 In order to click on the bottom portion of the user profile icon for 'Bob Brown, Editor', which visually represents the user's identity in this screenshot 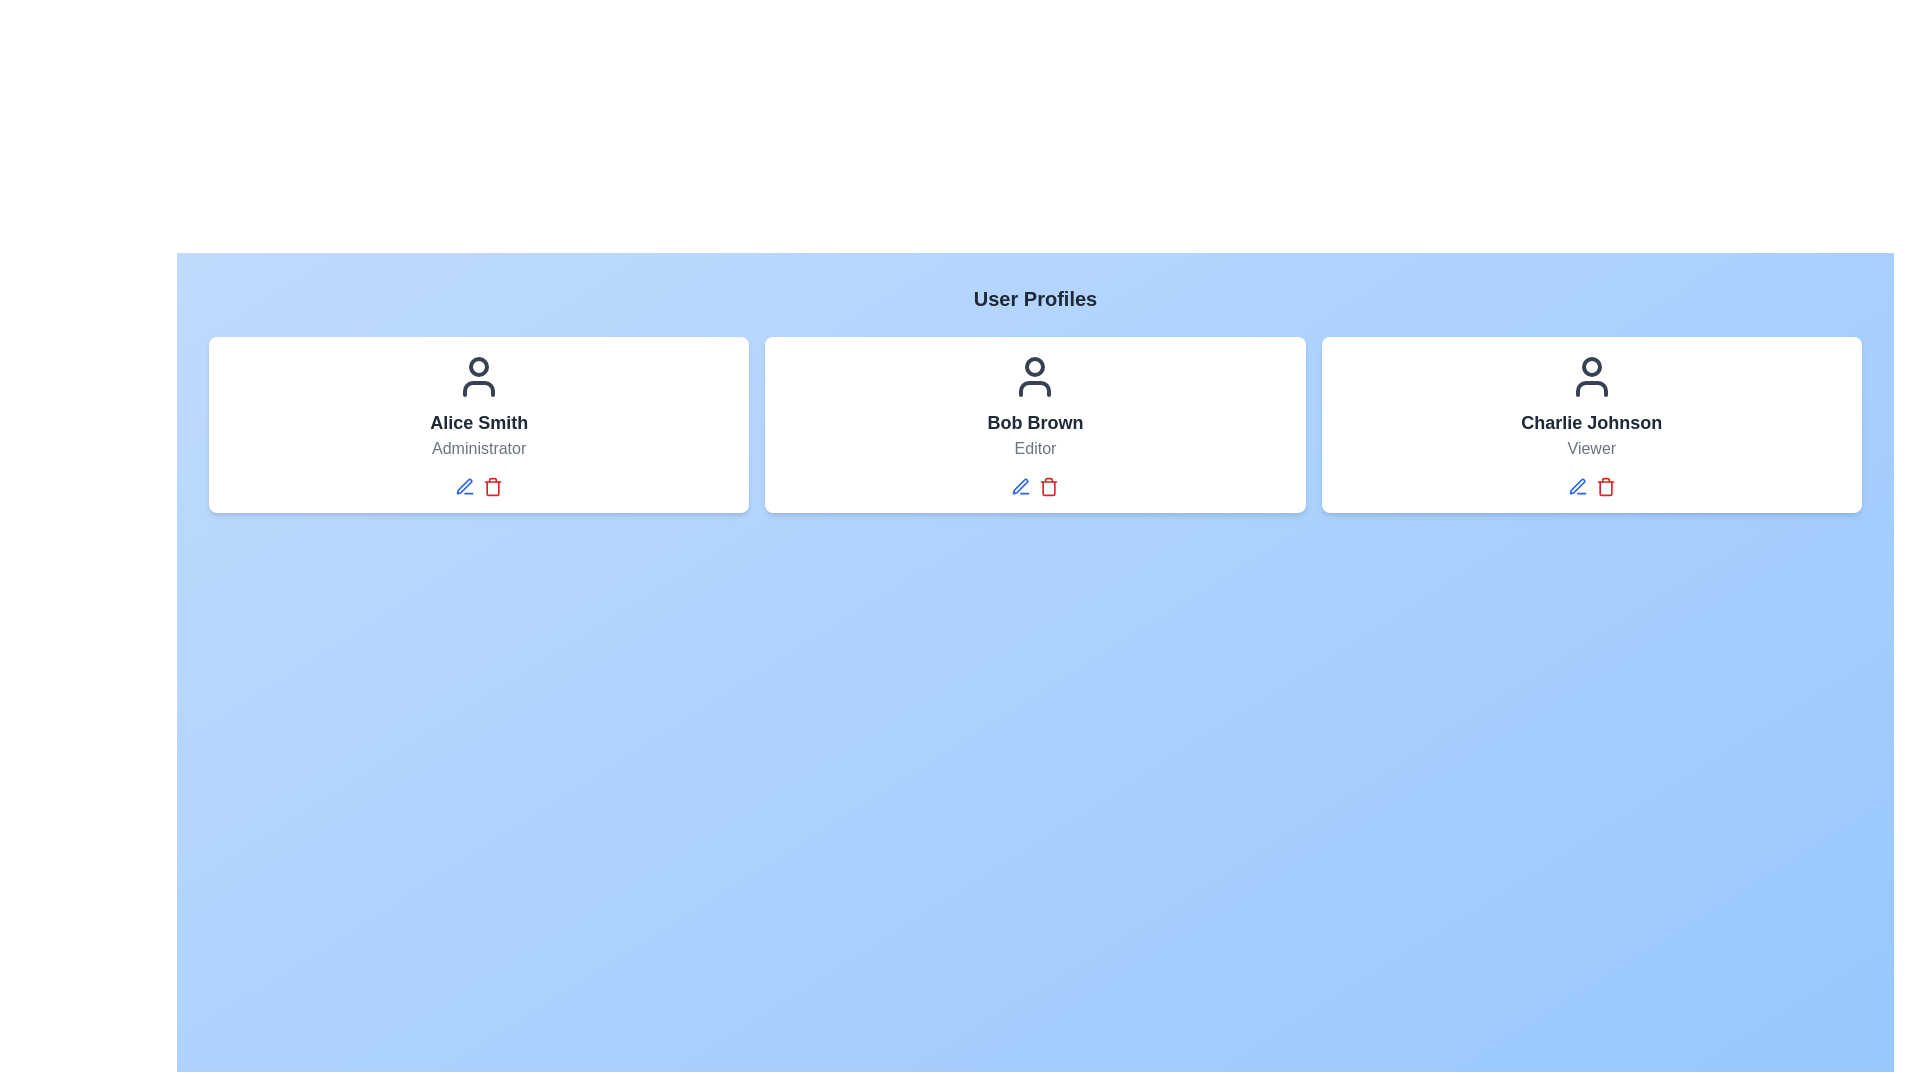, I will do `click(1035, 389)`.